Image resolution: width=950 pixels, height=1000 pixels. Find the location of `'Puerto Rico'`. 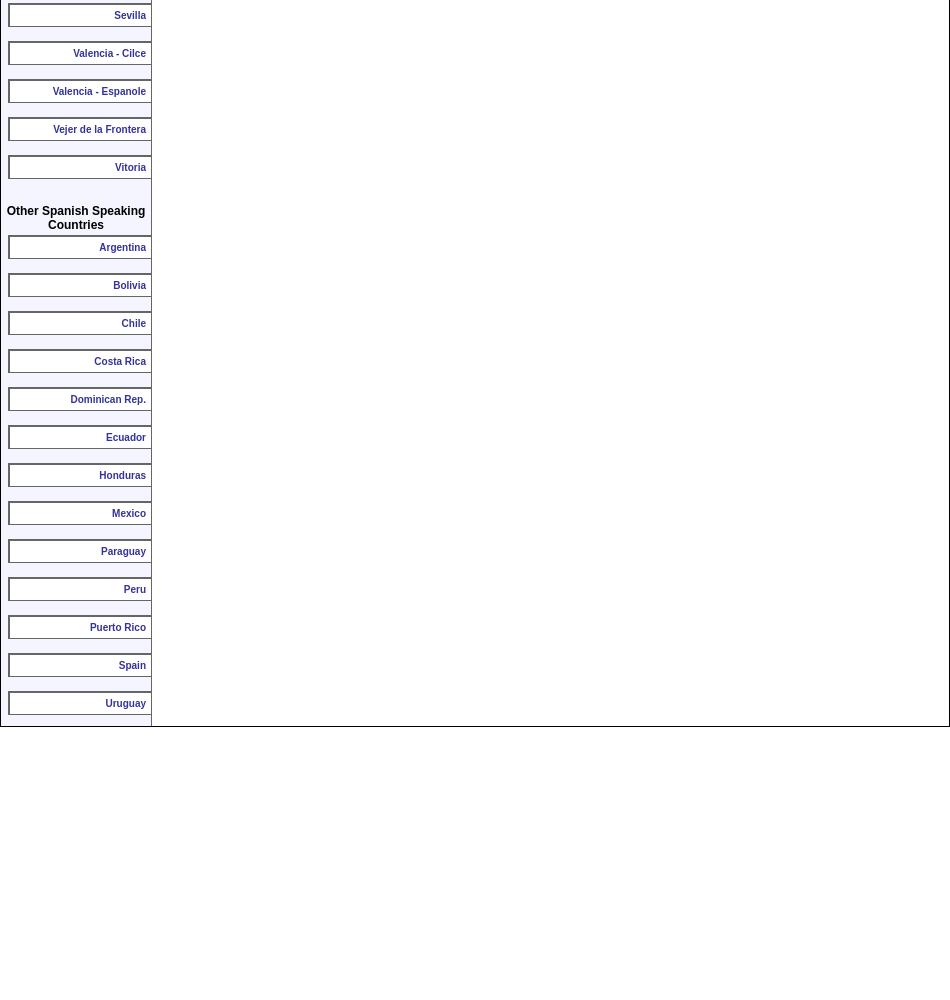

'Puerto Rico' is located at coordinates (117, 627).